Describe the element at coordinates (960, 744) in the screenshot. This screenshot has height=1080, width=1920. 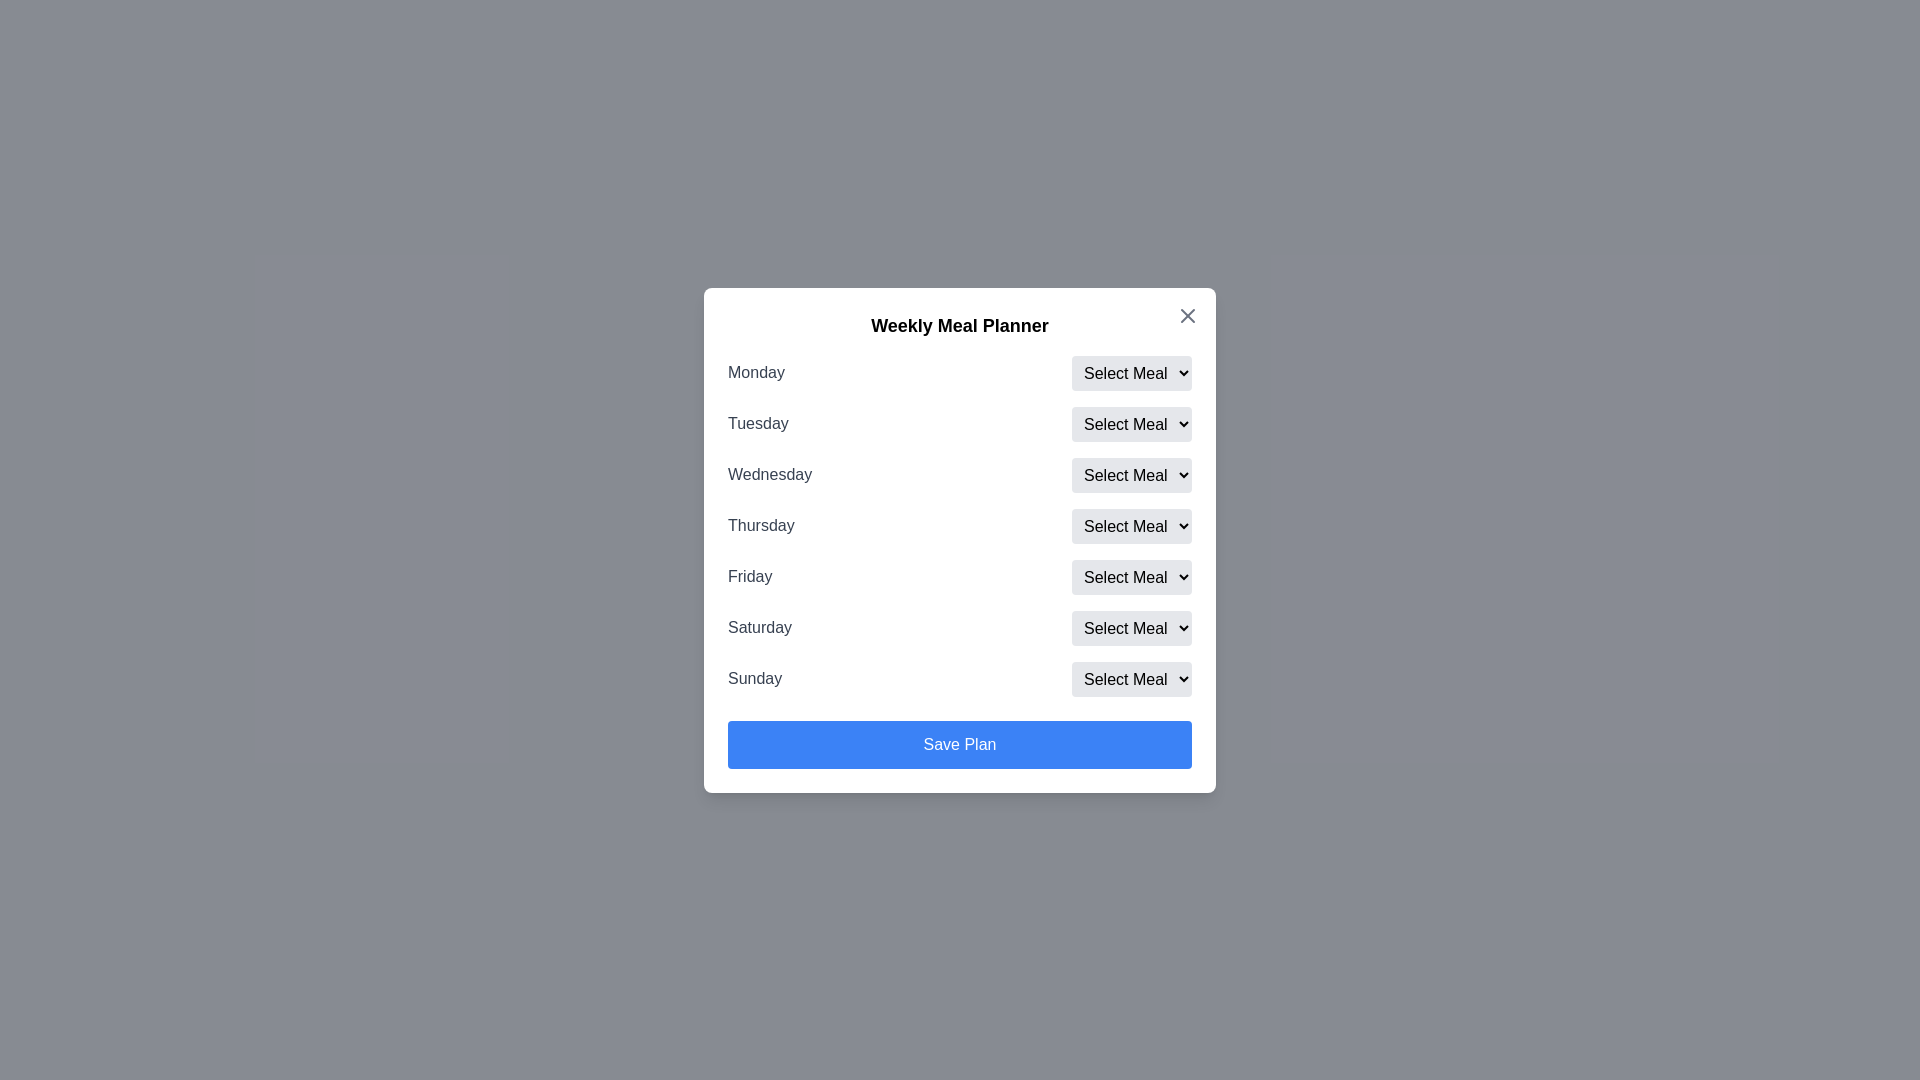
I see `the 'Save Plan' button to submit the selected meal plan` at that location.